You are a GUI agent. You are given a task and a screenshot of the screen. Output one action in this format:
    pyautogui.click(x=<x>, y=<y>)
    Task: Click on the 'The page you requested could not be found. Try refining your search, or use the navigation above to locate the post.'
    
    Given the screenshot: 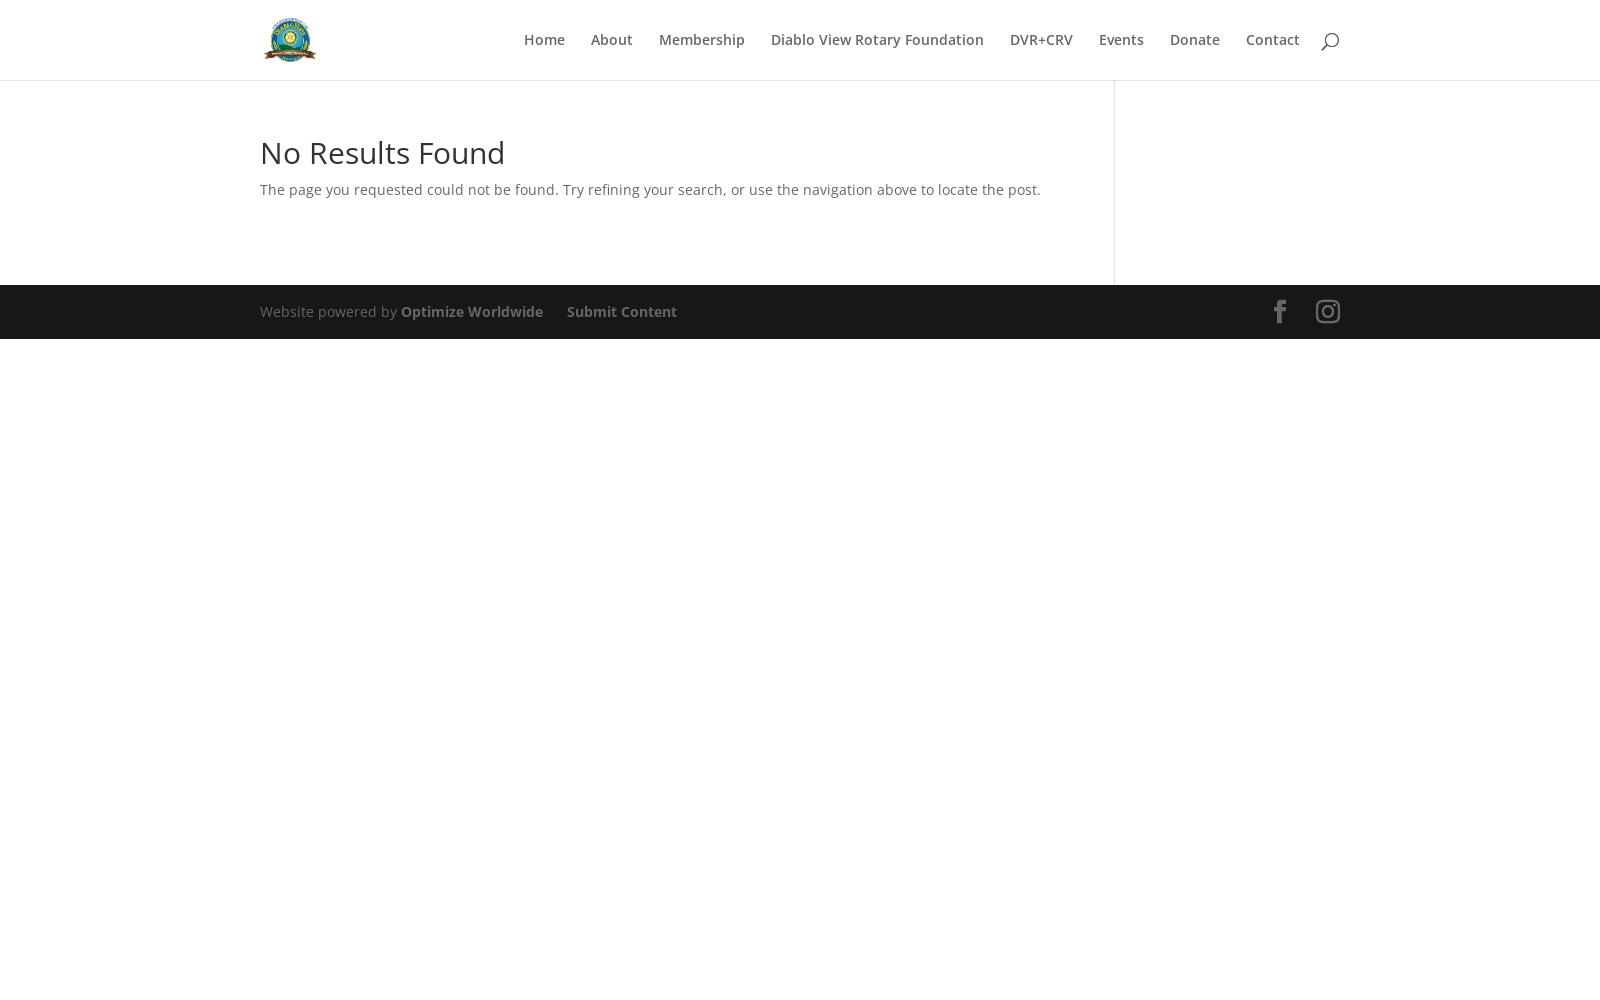 What is the action you would take?
    pyautogui.click(x=650, y=188)
    